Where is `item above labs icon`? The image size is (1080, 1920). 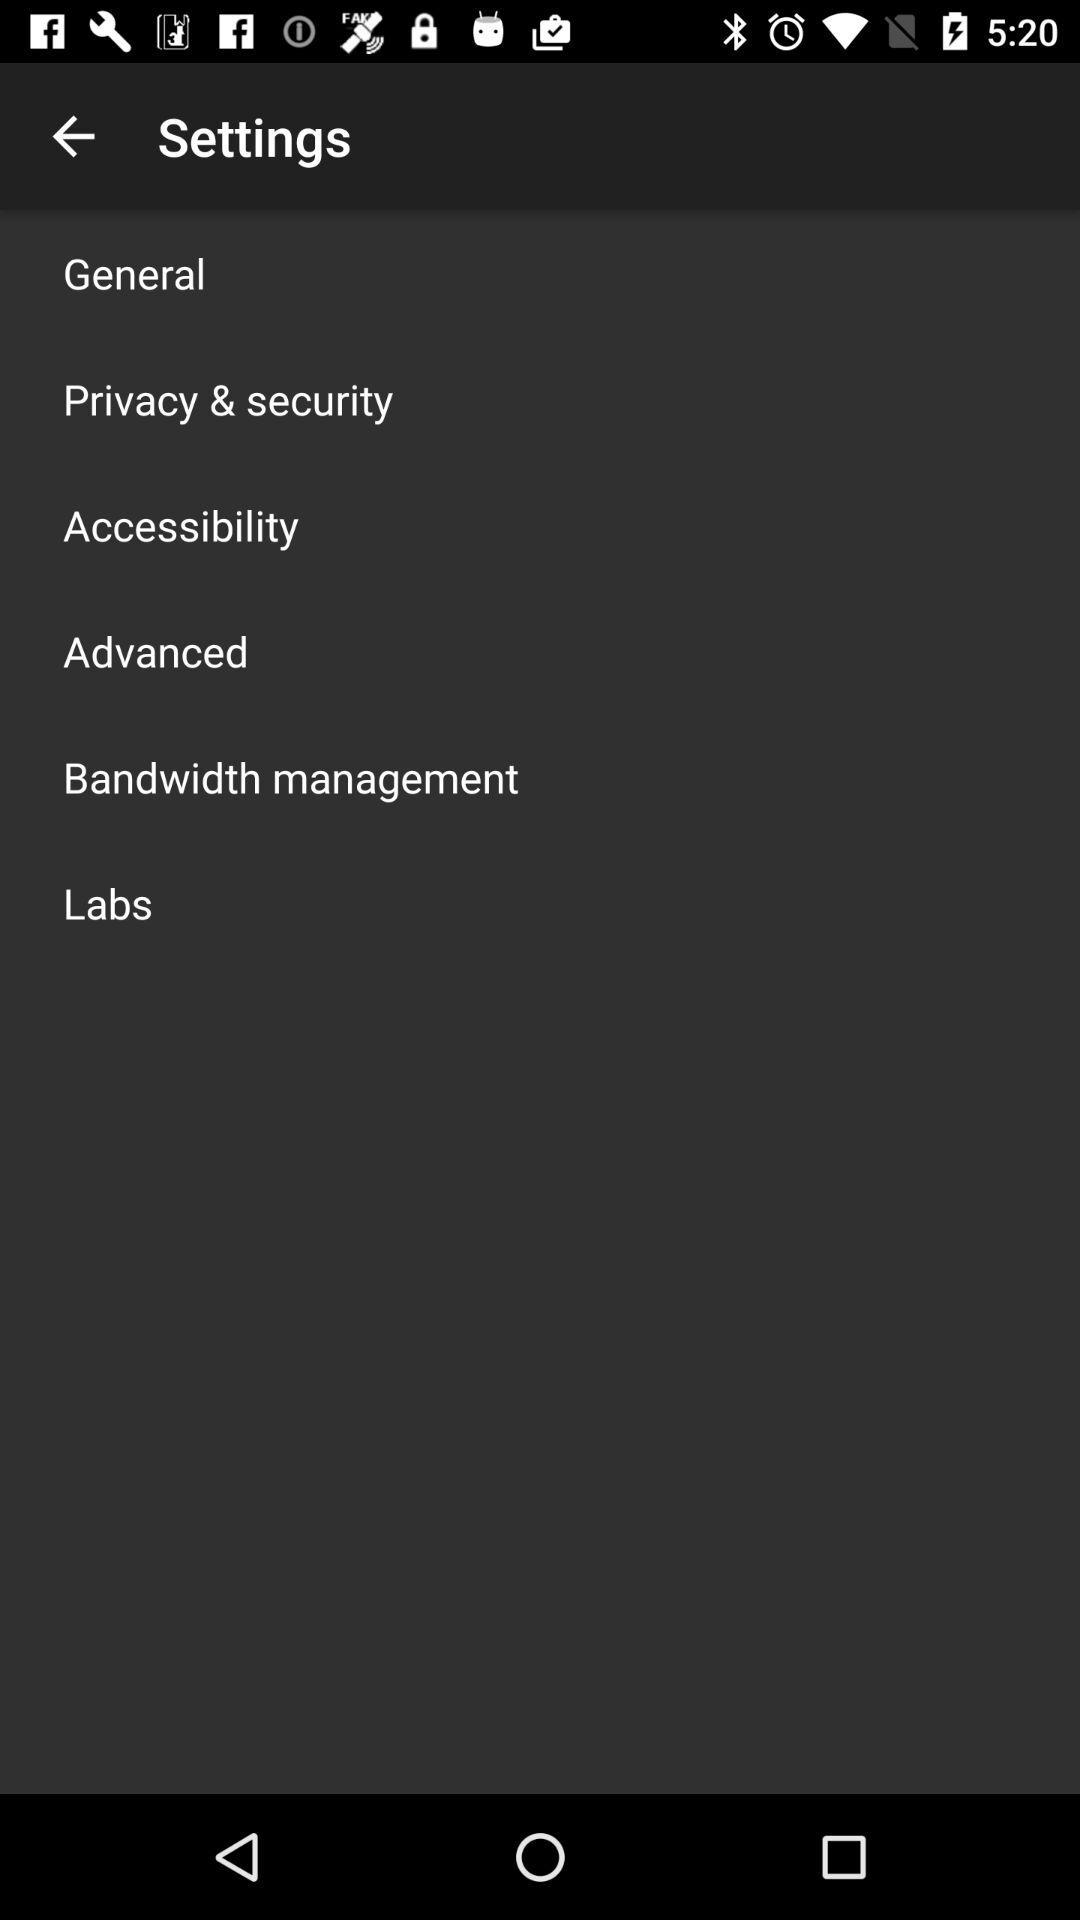 item above labs icon is located at coordinates (290, 776).